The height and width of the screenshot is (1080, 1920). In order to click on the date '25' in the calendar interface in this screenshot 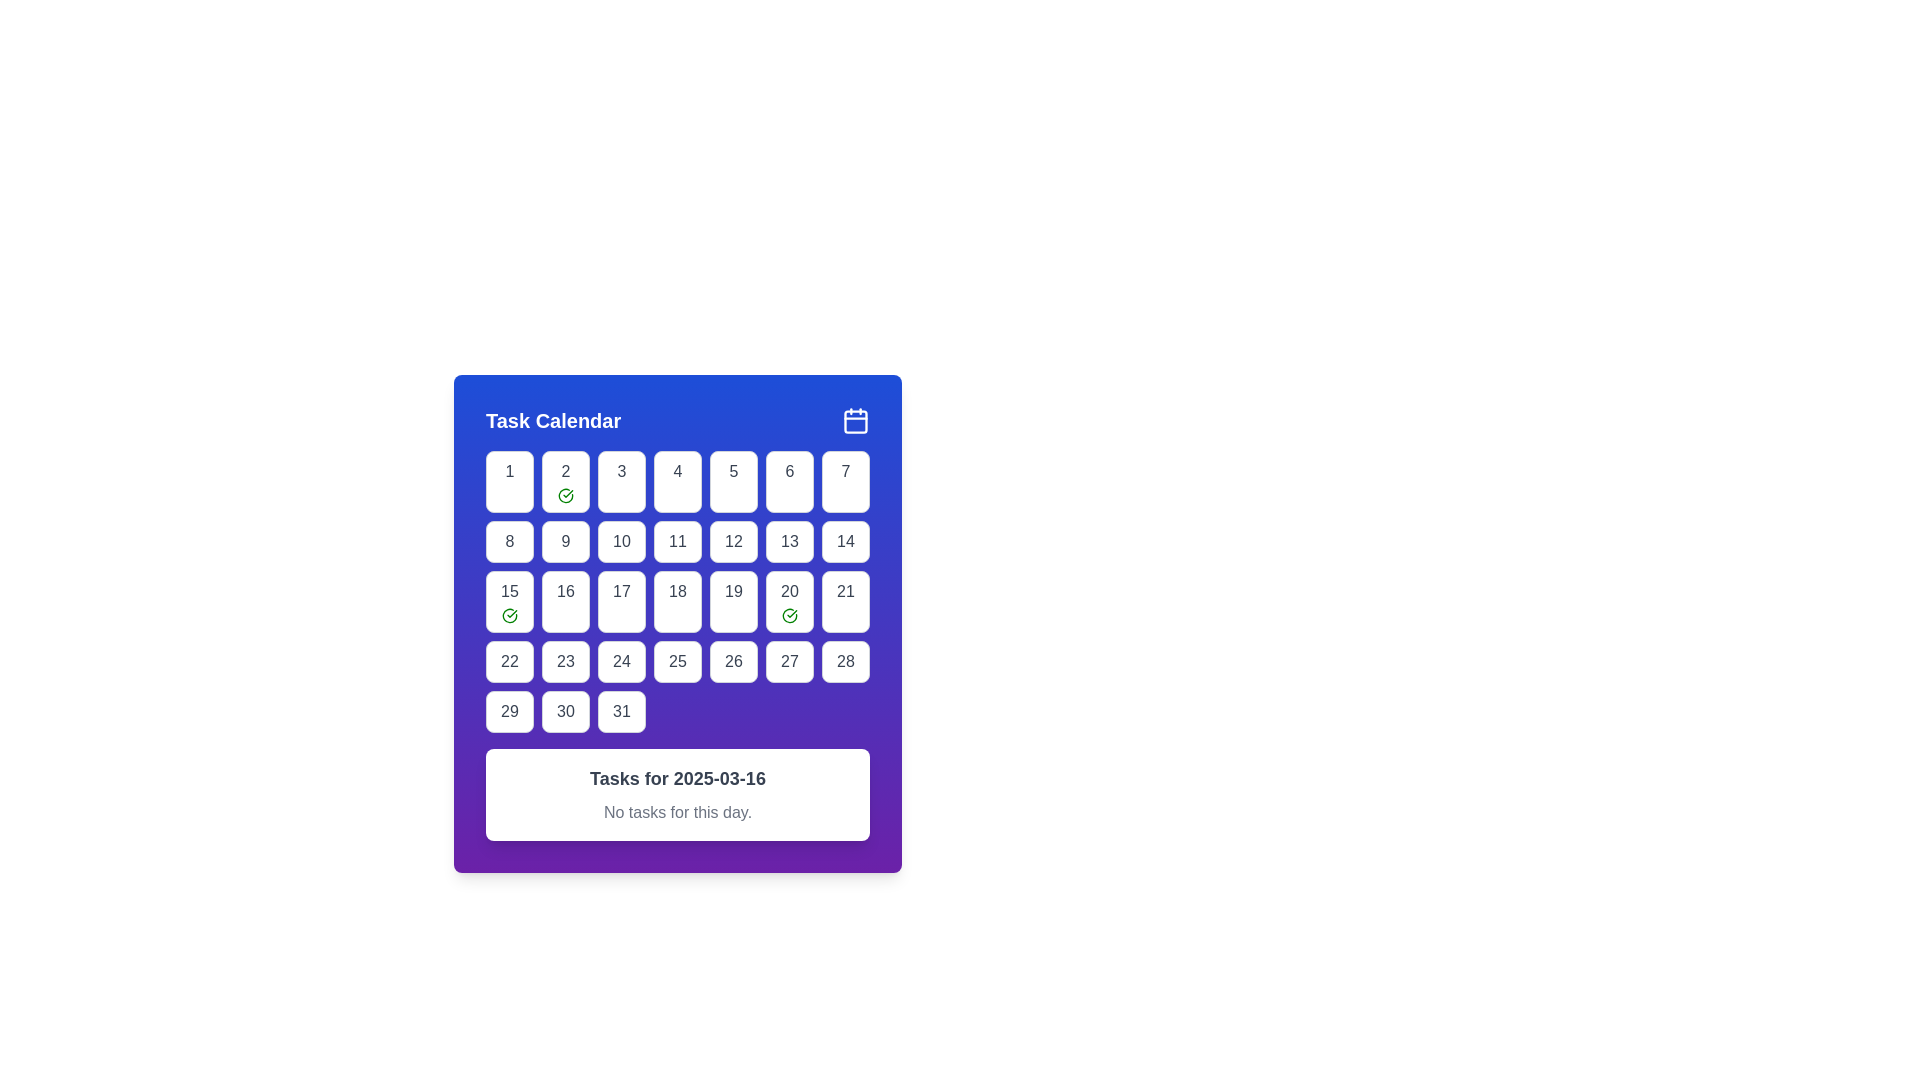, I will do `click(677, 662)`.